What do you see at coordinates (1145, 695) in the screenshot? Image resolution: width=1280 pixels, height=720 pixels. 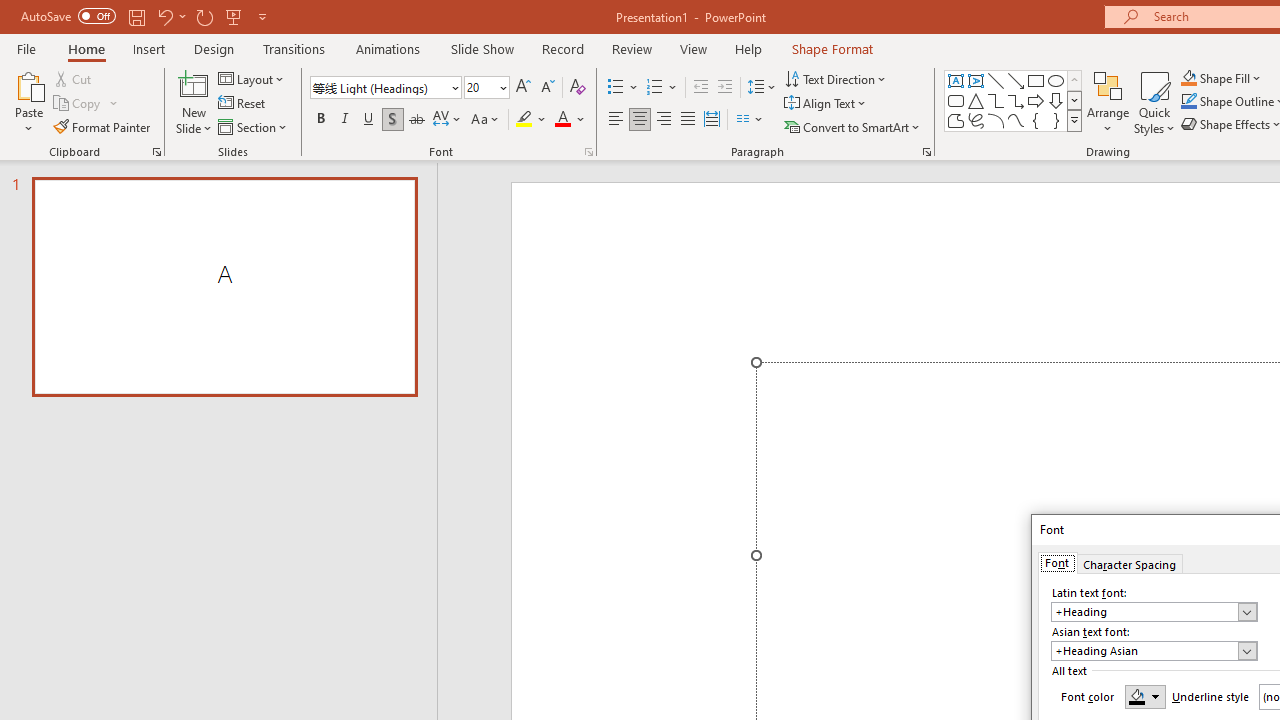 I see `'Font color RGB(0, 0, 0)'` at bounding box center [1145, 695].